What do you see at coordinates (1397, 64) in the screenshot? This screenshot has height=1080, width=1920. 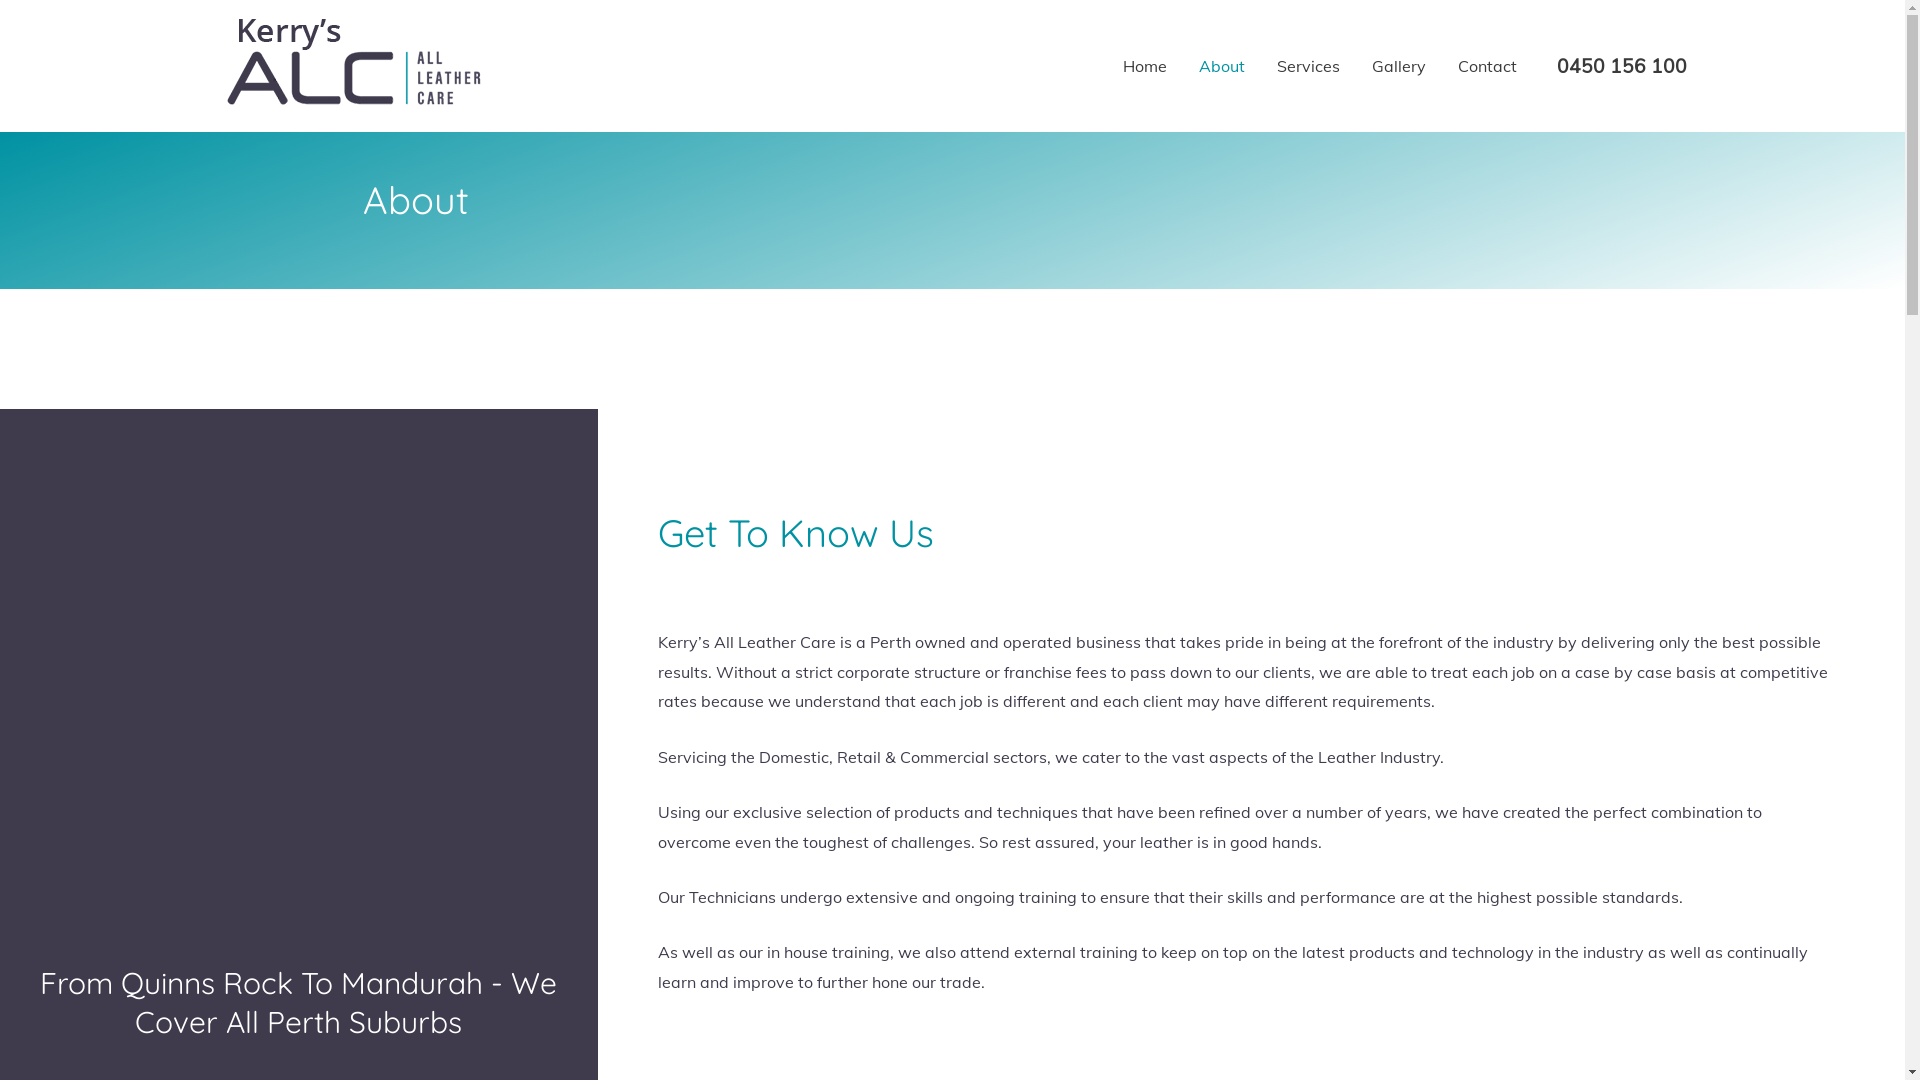 I see `'Gallery'` at bounding box center [1397, 64].